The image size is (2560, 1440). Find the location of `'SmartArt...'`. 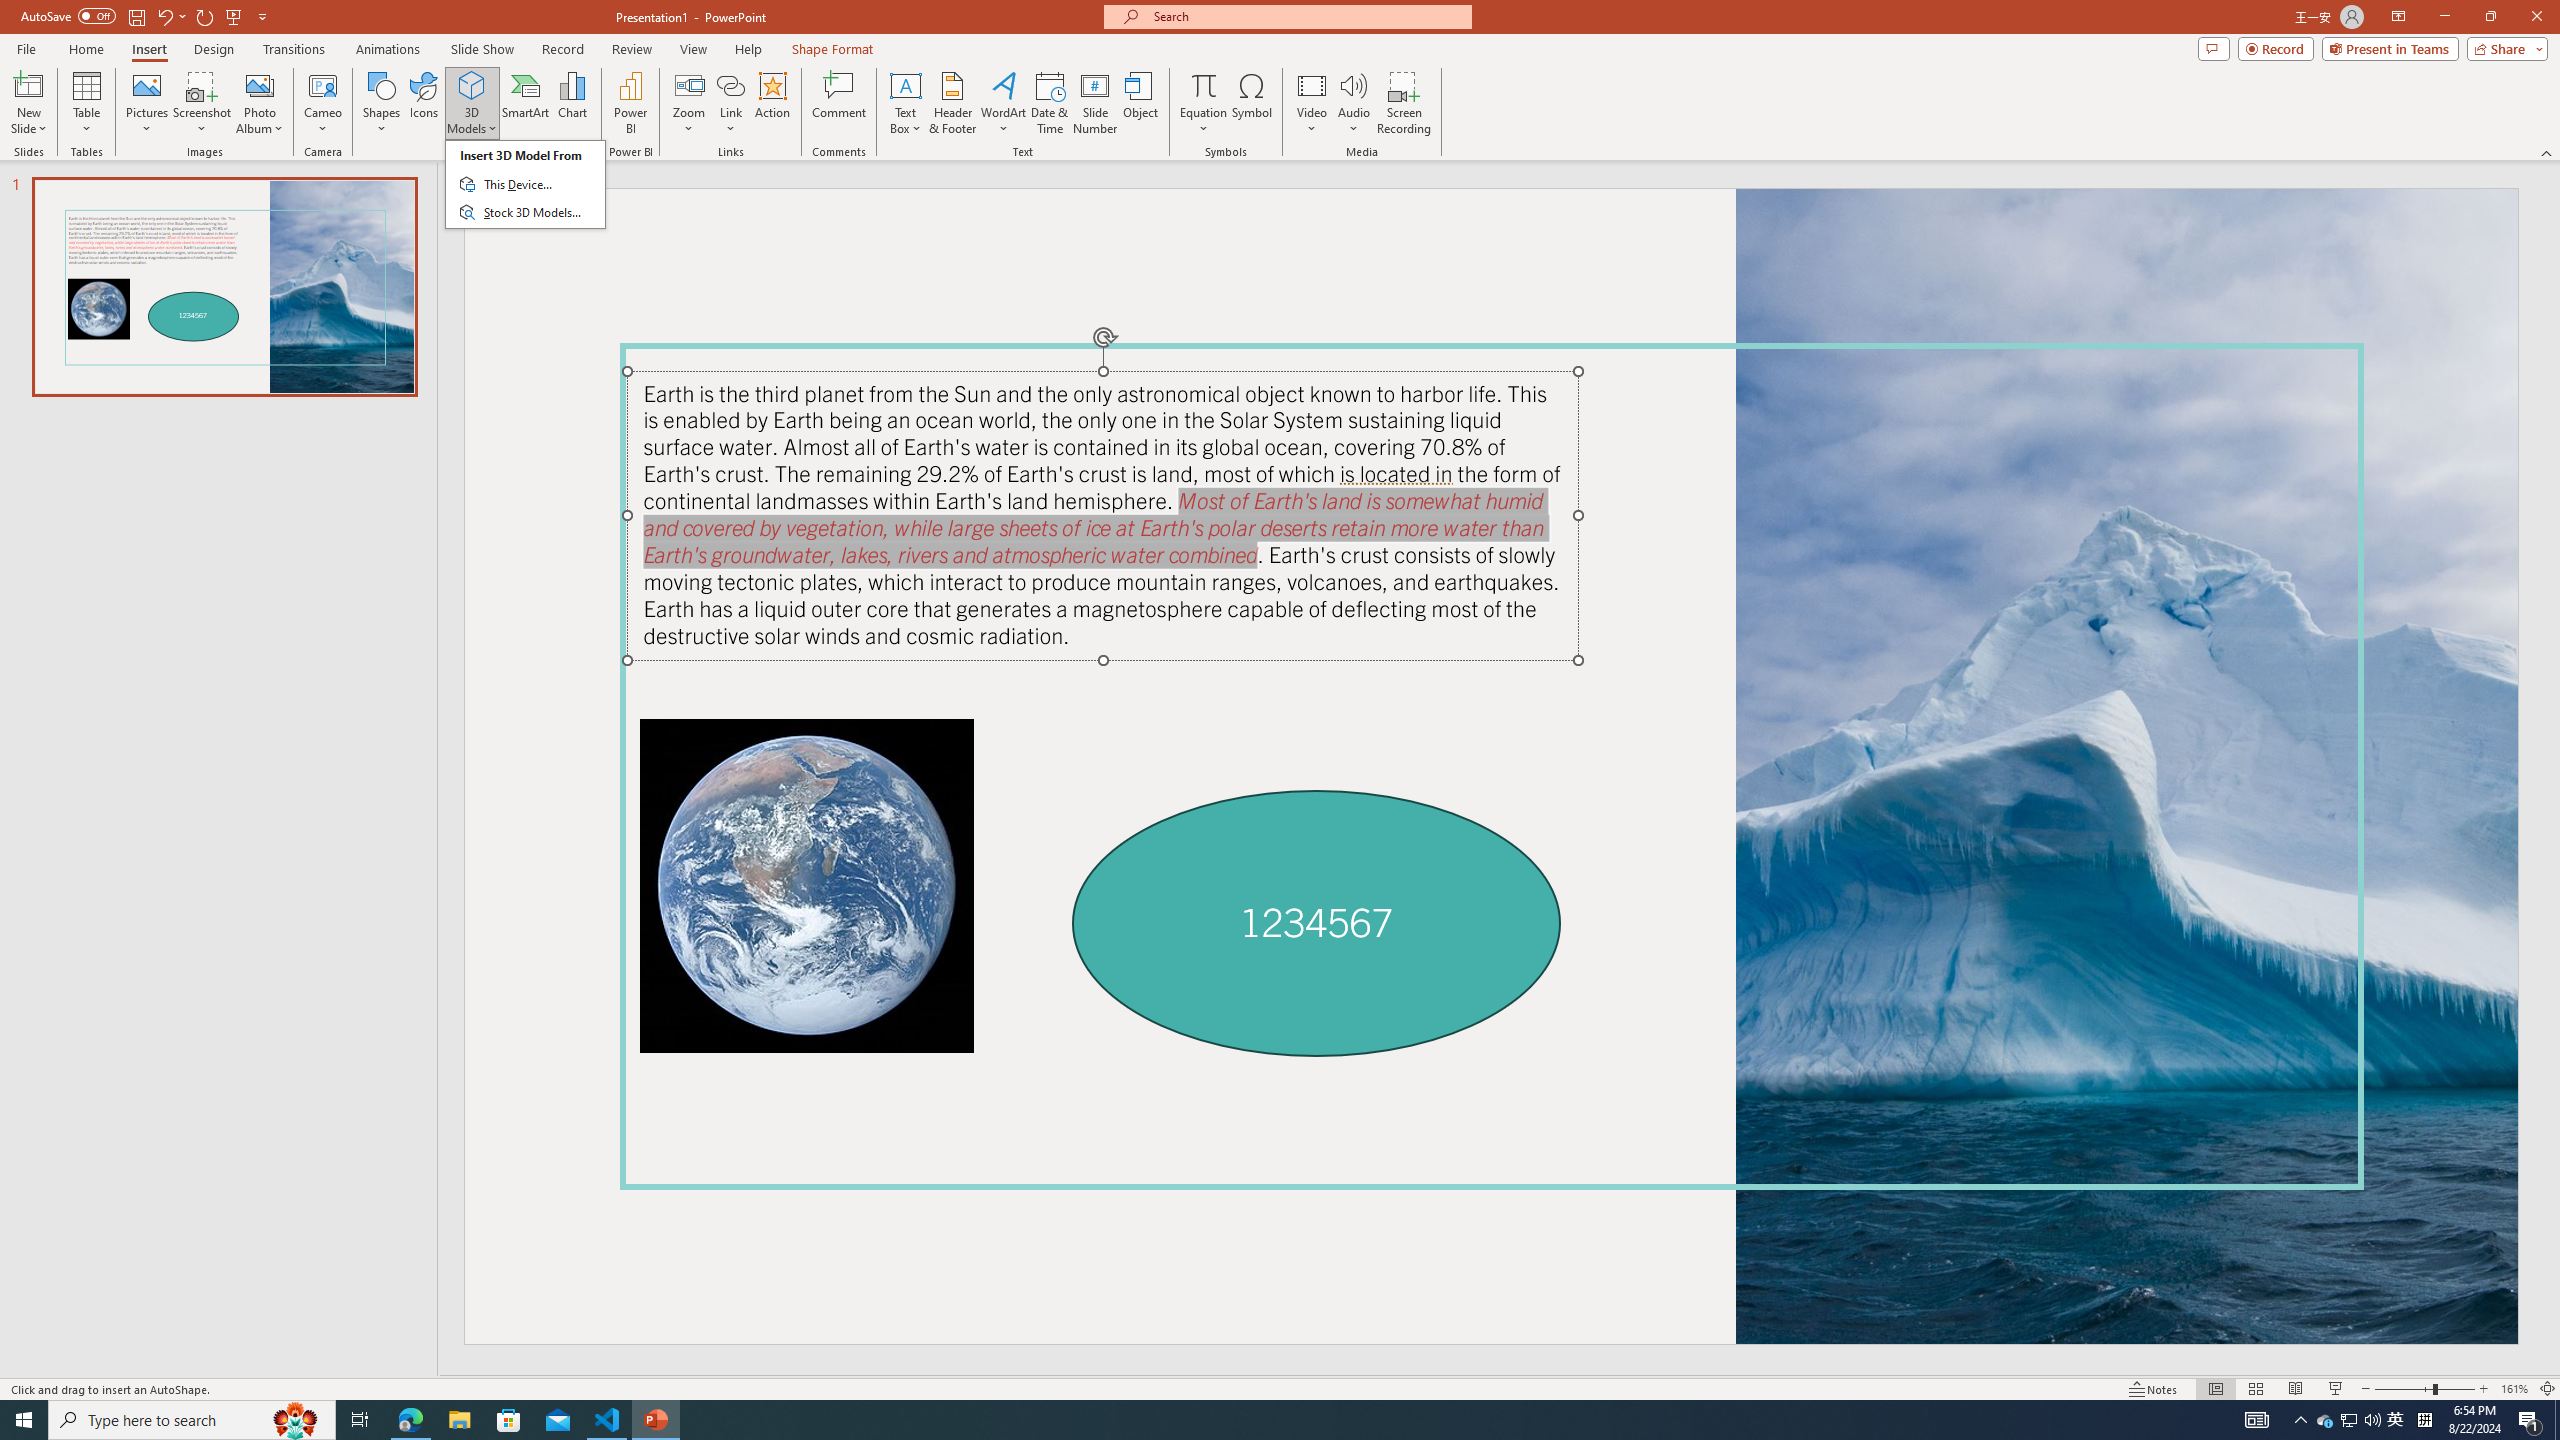

'SmartArt...' is located at coordinates (525, 103).